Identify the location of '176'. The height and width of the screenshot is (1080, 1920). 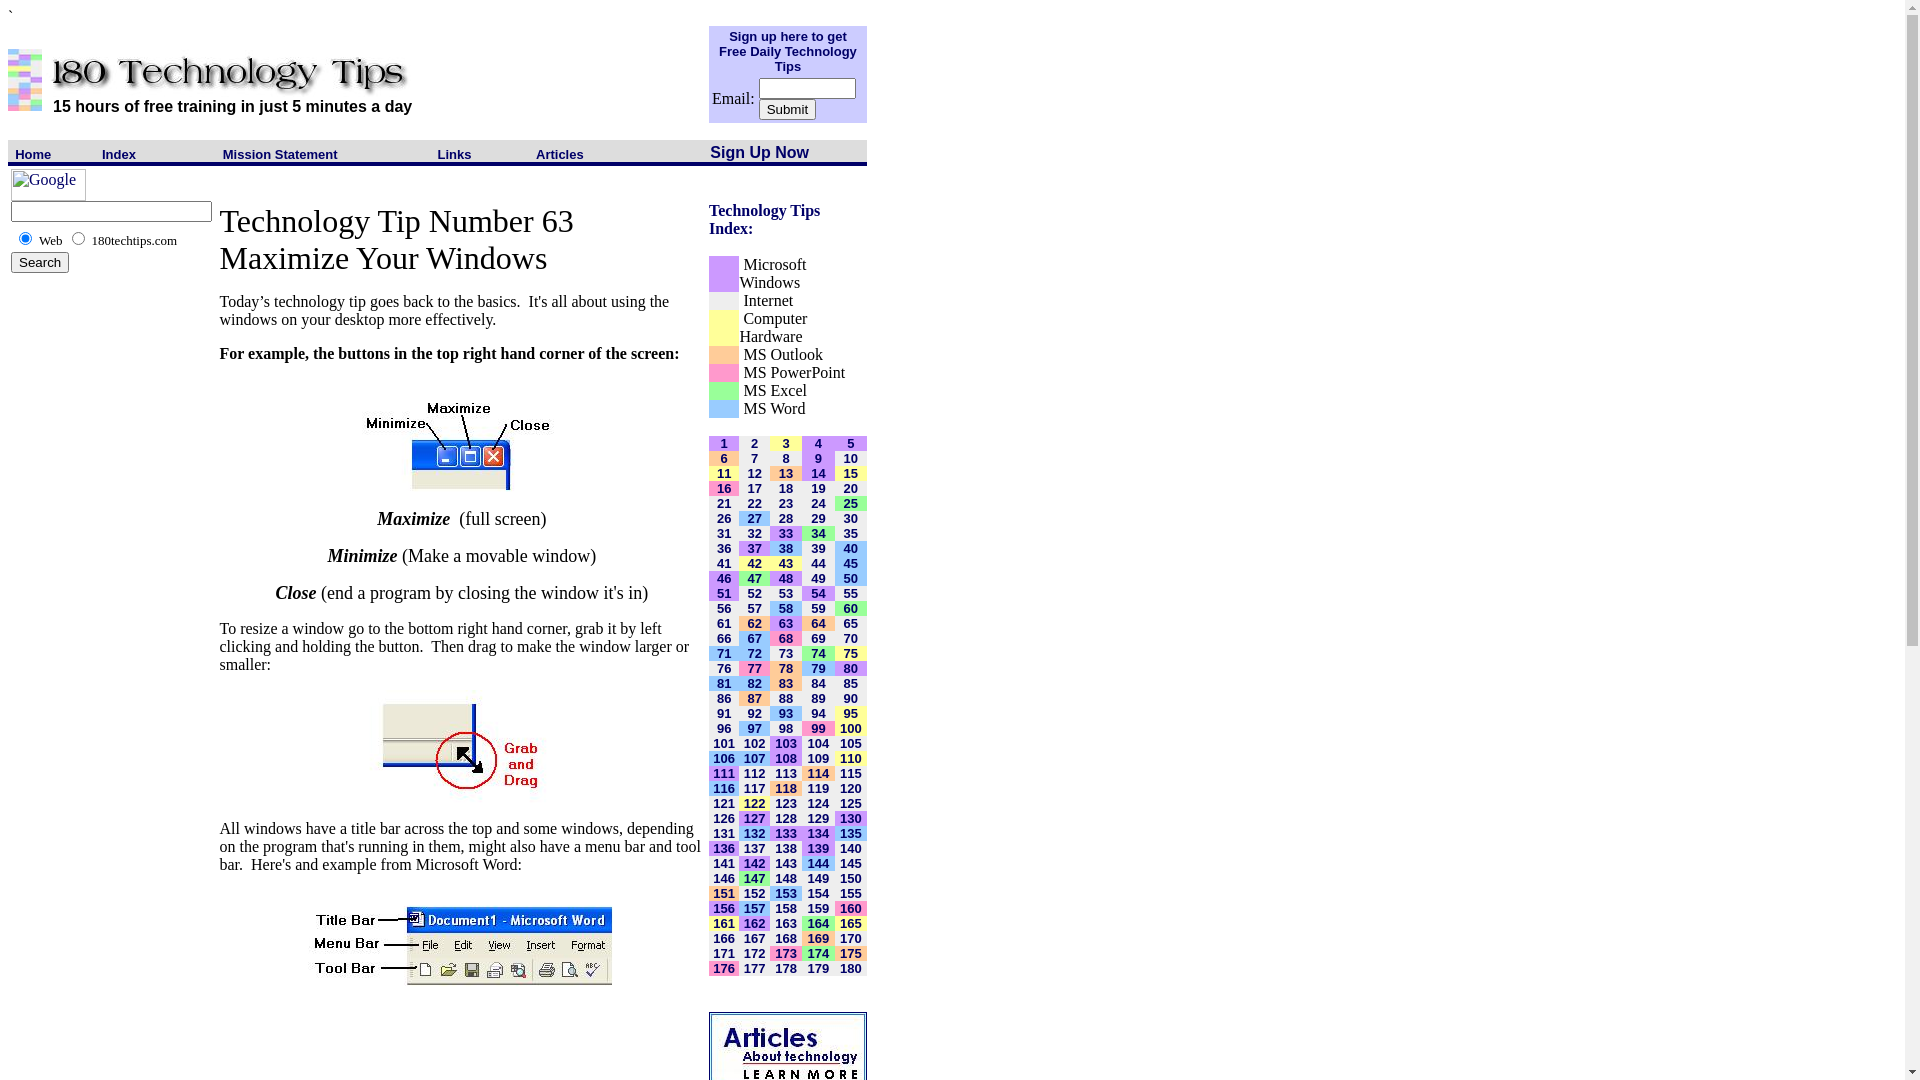
(723, 966).